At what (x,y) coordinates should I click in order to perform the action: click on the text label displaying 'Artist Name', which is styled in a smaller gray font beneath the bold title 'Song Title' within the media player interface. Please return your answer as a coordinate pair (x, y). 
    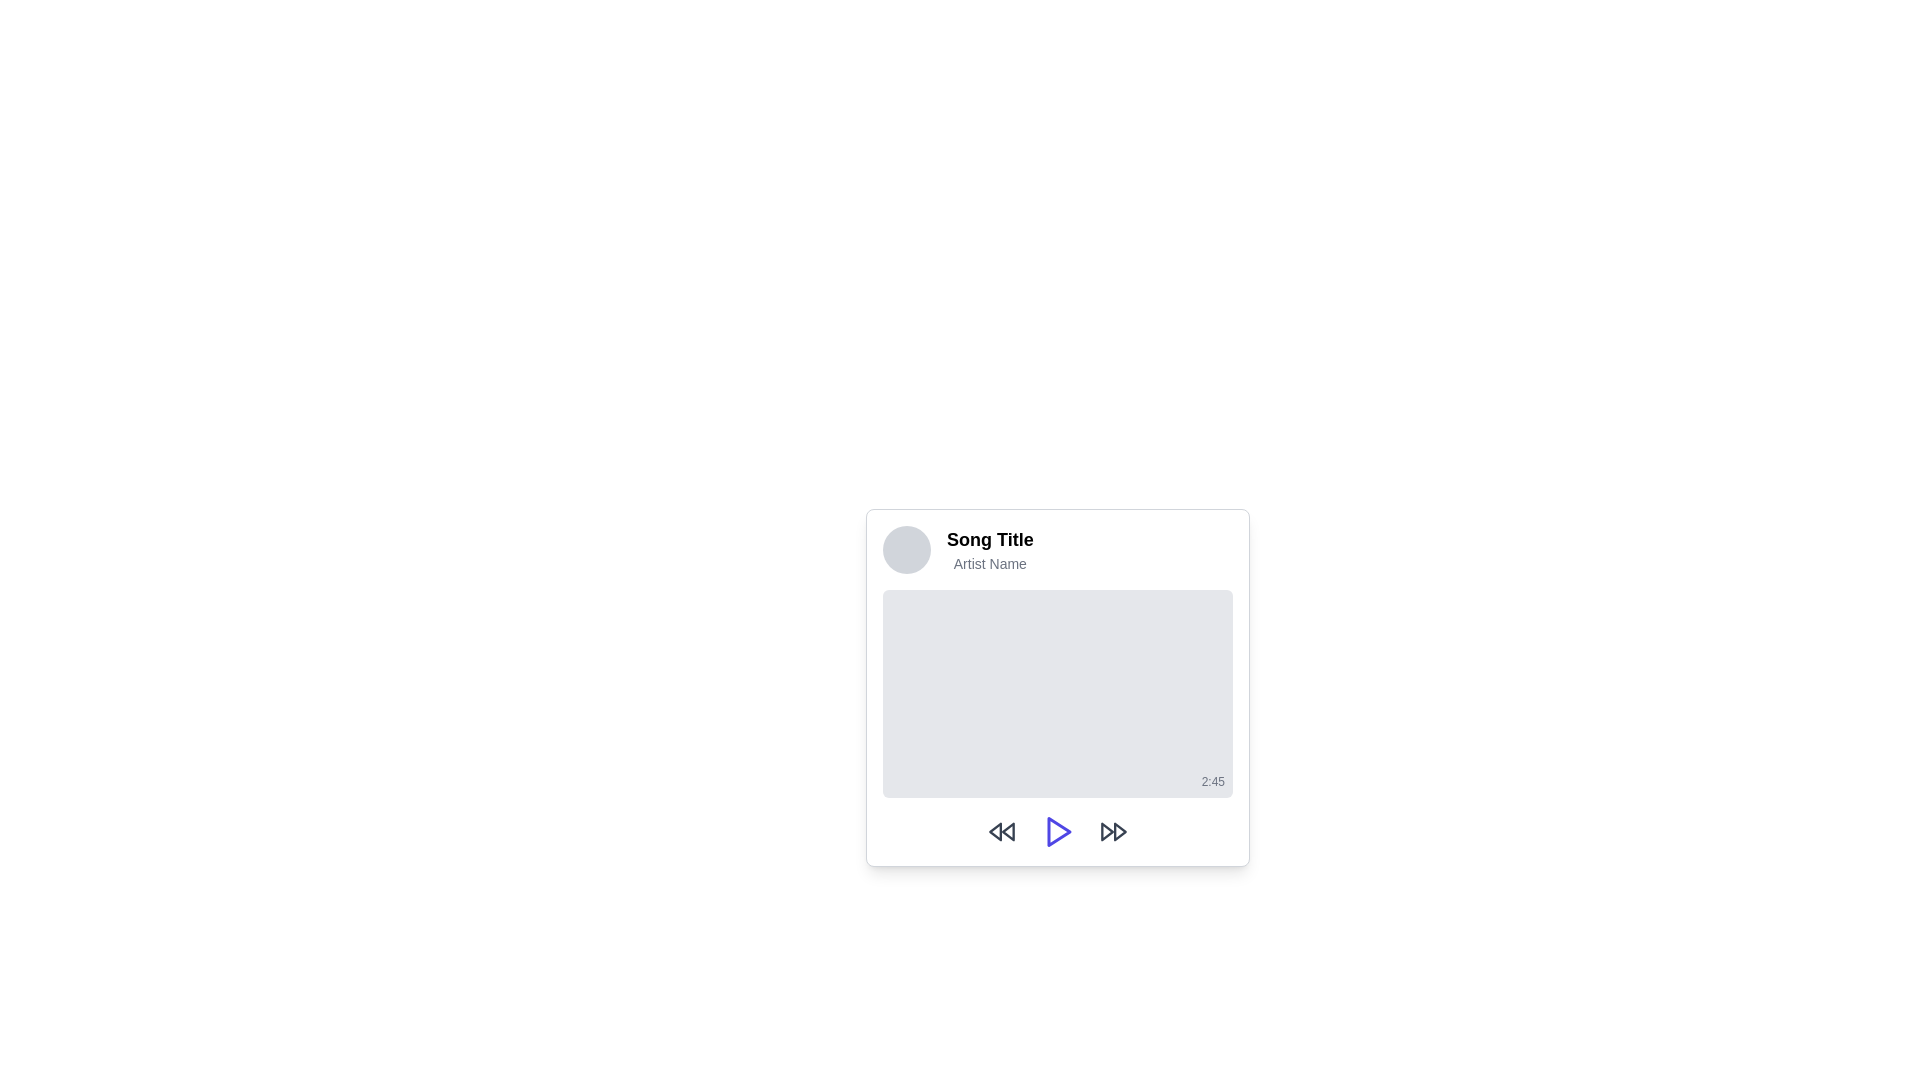
    Looking at the image, I should click on (990, 563).